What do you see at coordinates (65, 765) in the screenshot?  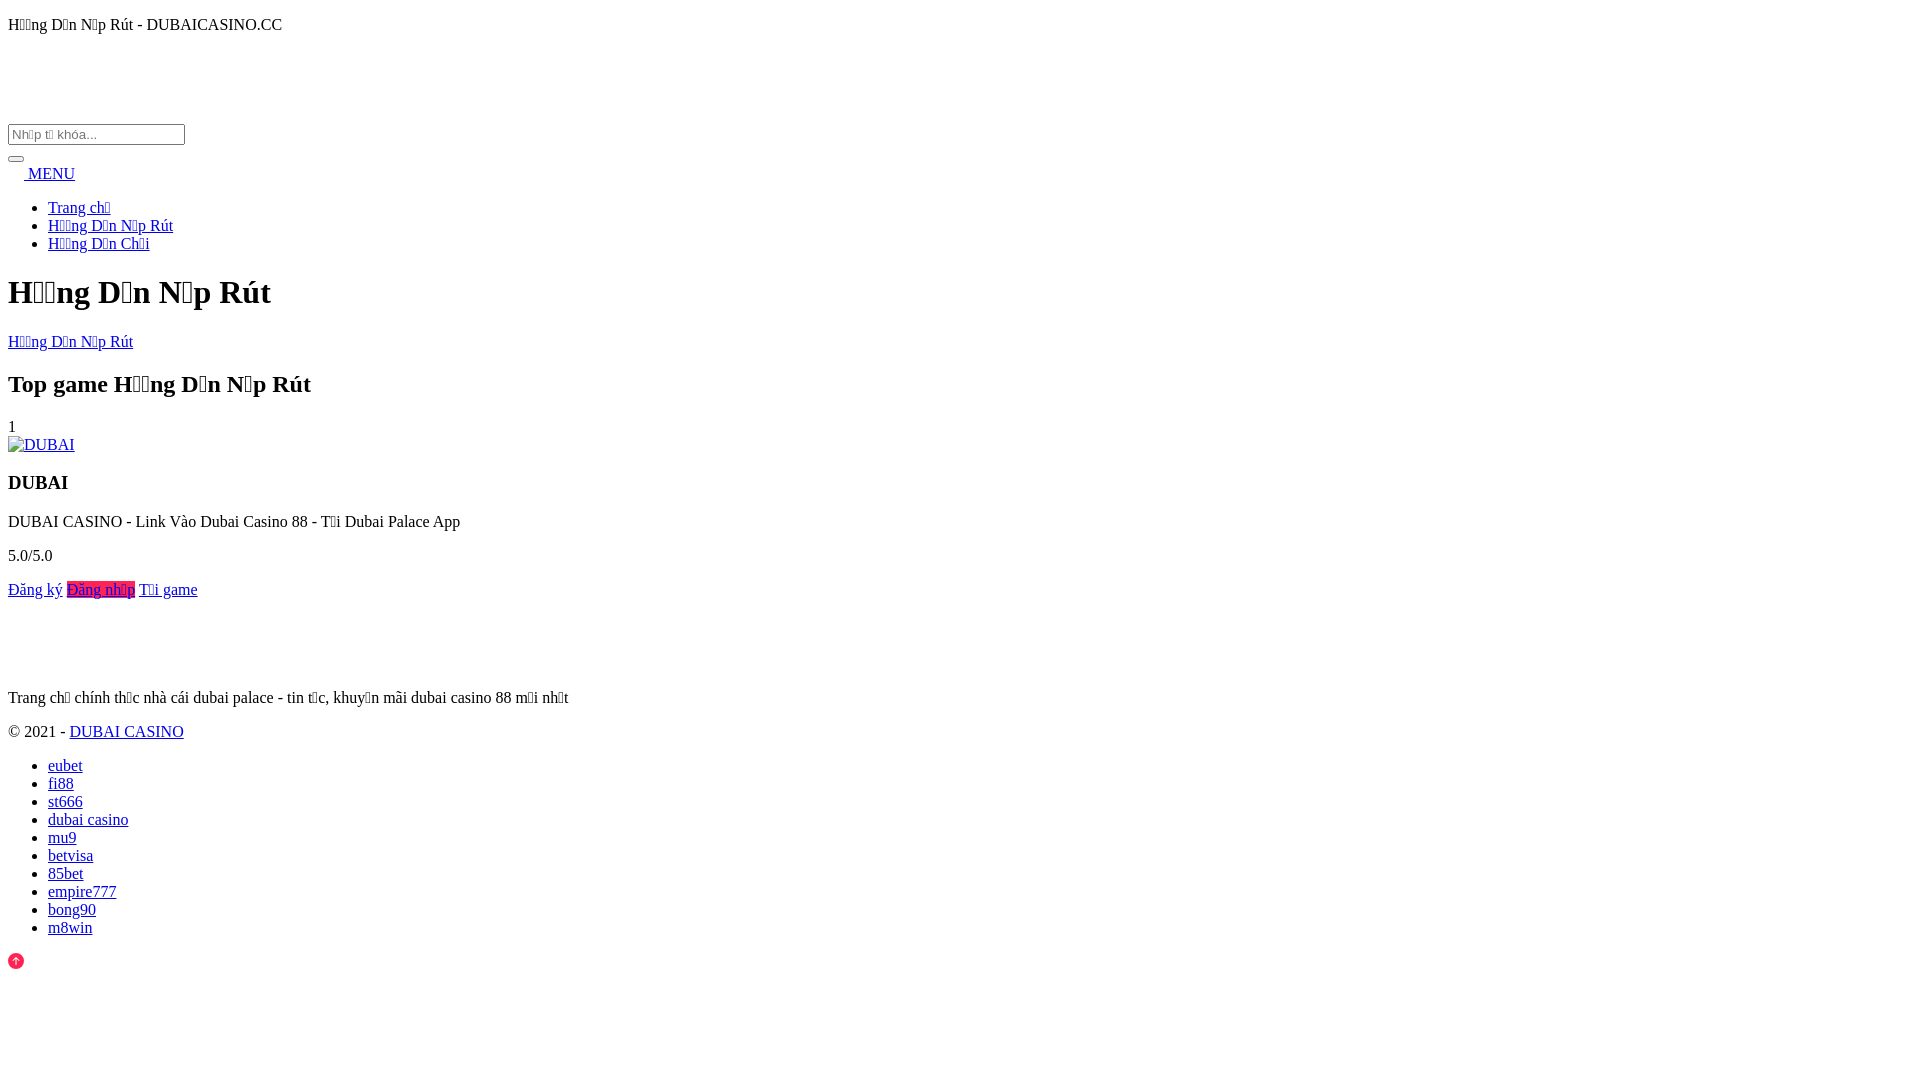 I see `'eubet'` at bounding box center [65, 765].